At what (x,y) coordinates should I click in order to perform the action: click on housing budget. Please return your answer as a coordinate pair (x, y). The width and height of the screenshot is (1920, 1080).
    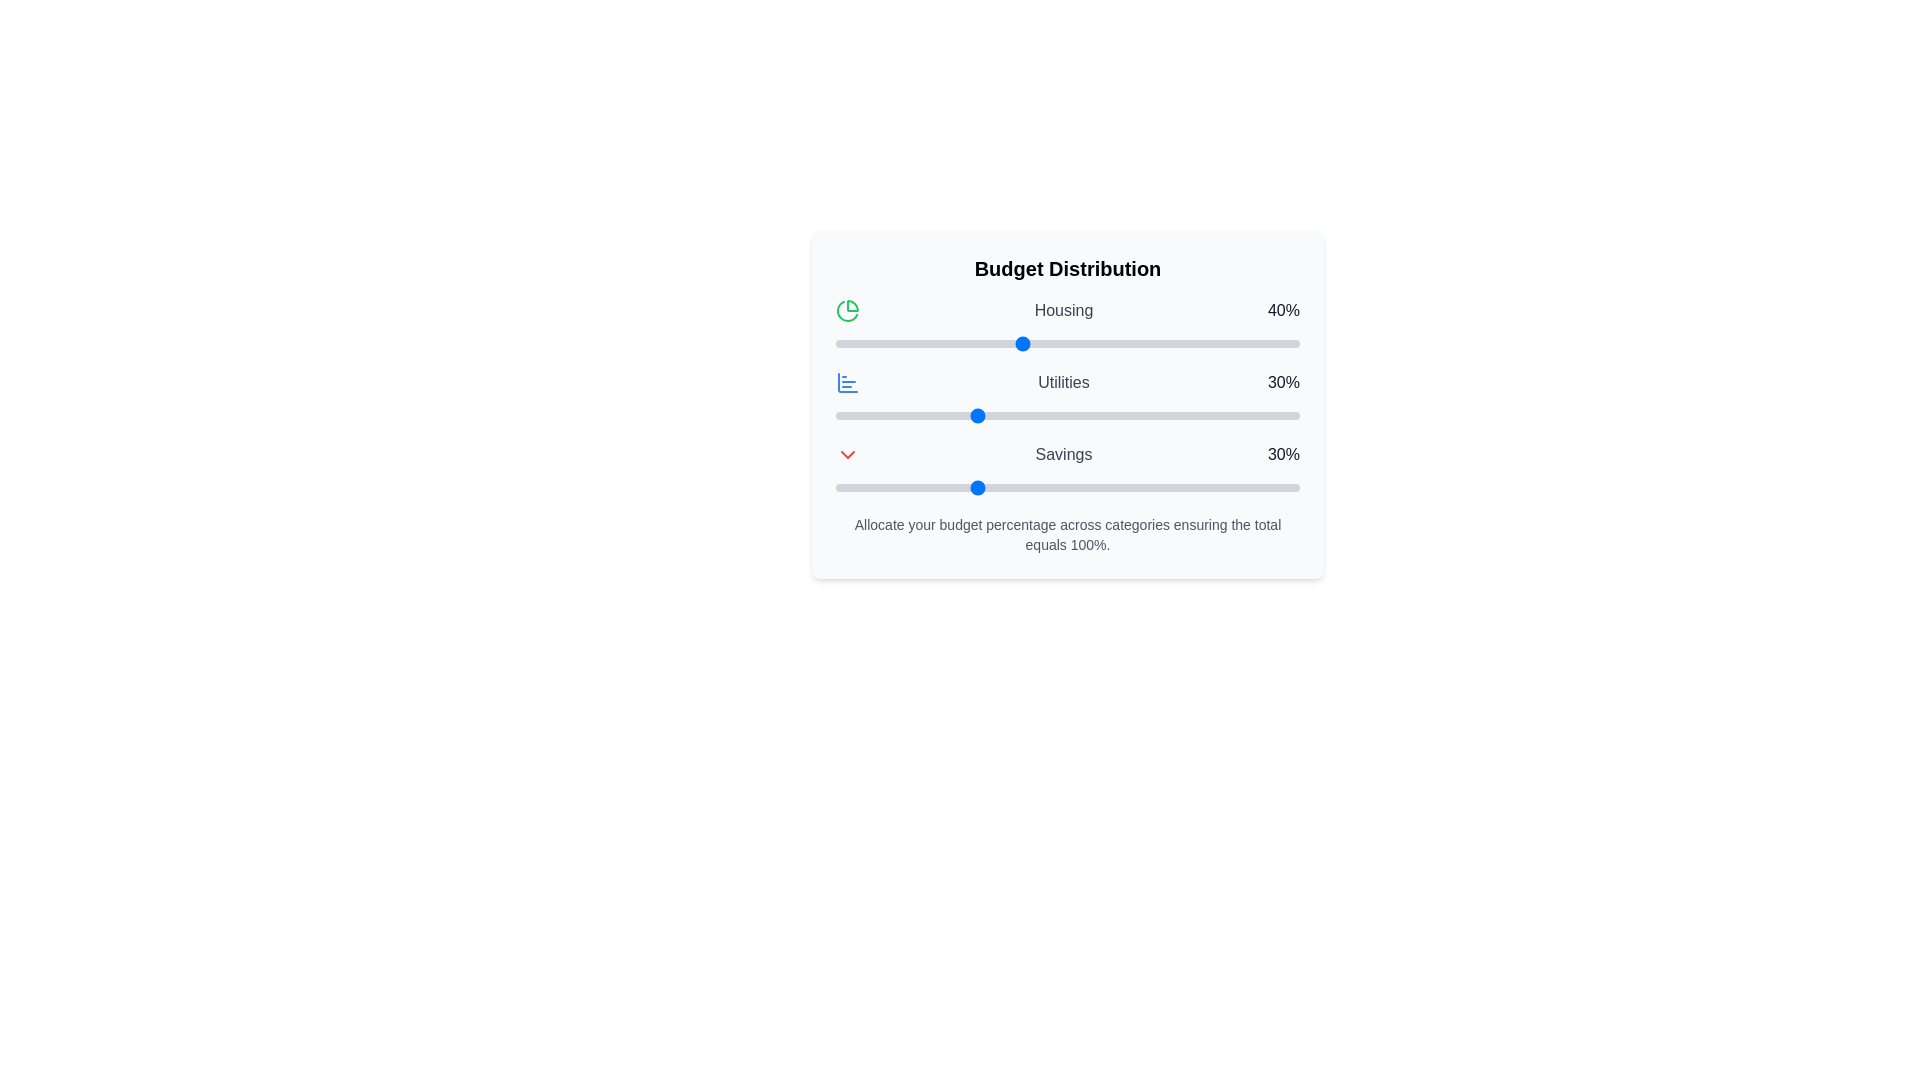
    Looking at the image, I should click on (1165, 342).